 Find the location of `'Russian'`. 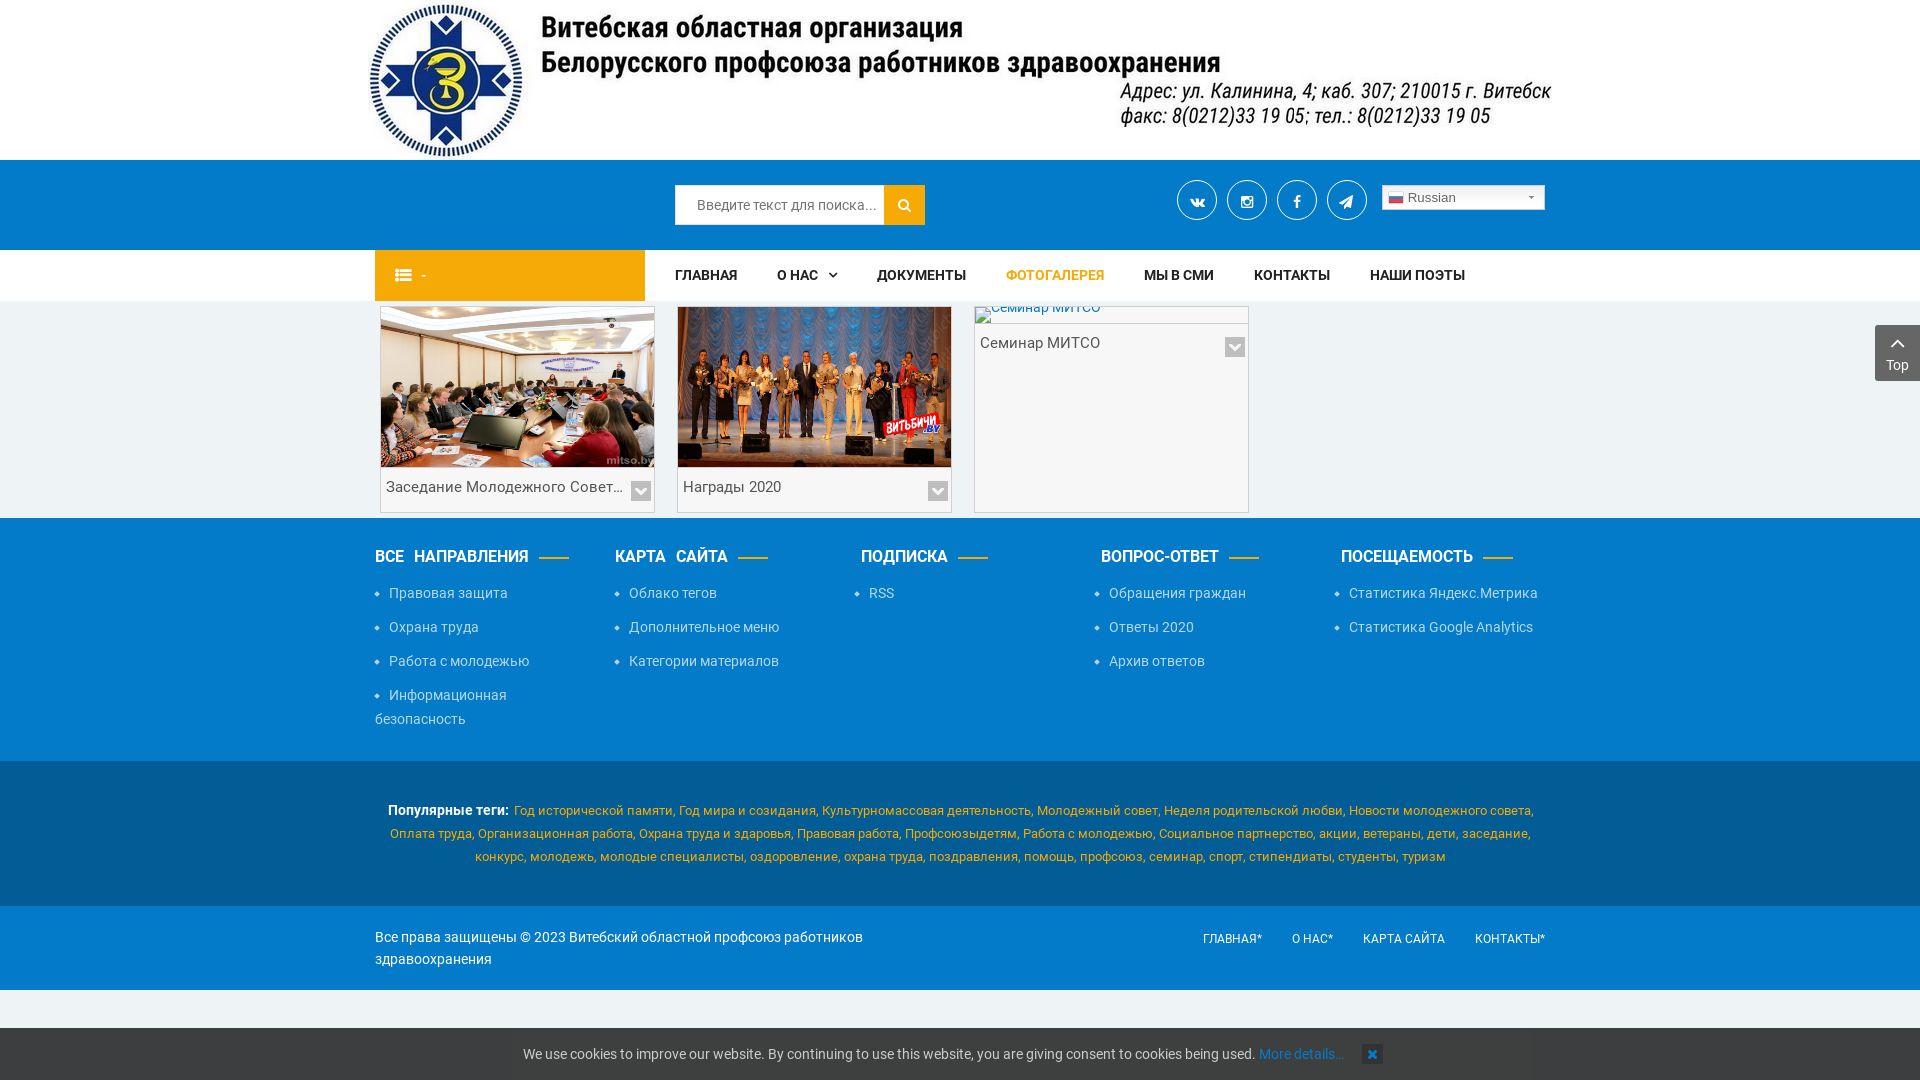

'Russian' is located at coordinates (1463, 197).